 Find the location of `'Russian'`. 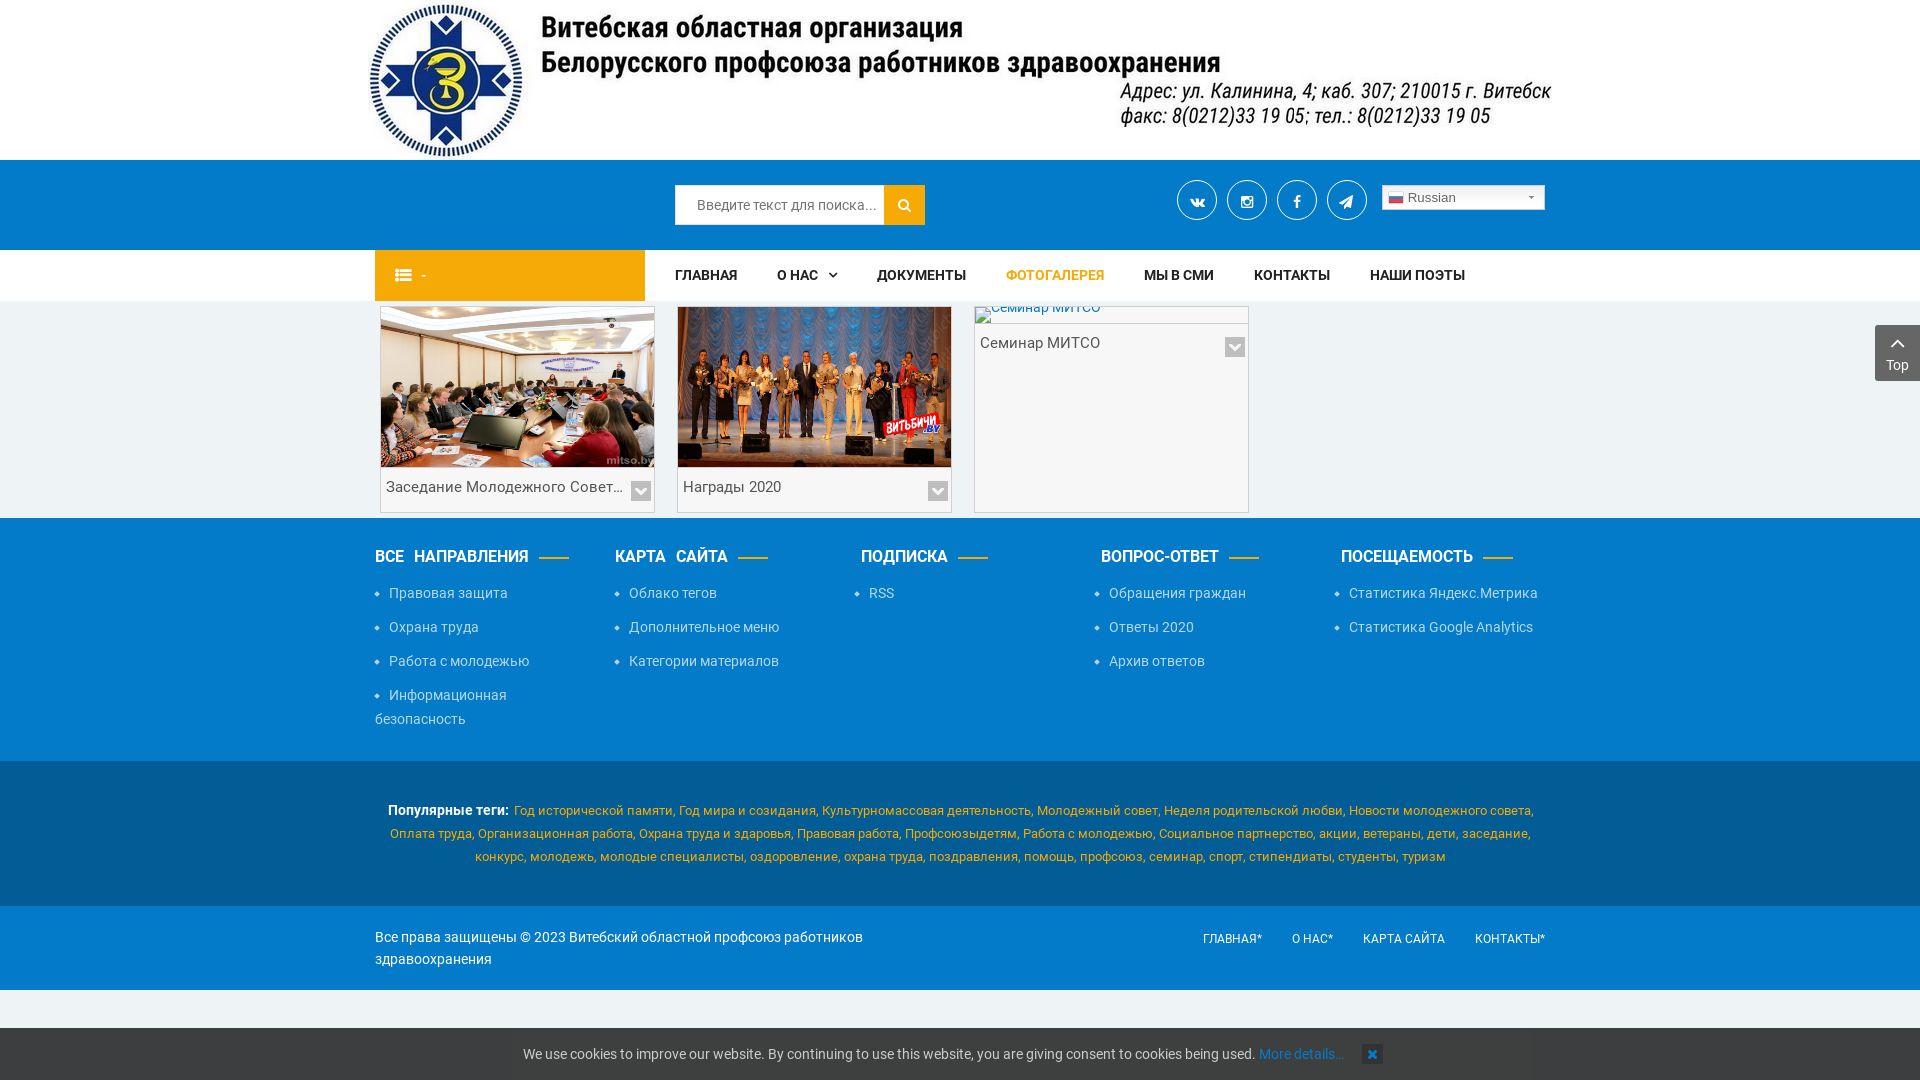

'Russian' is located at coordinates (1463, 197).